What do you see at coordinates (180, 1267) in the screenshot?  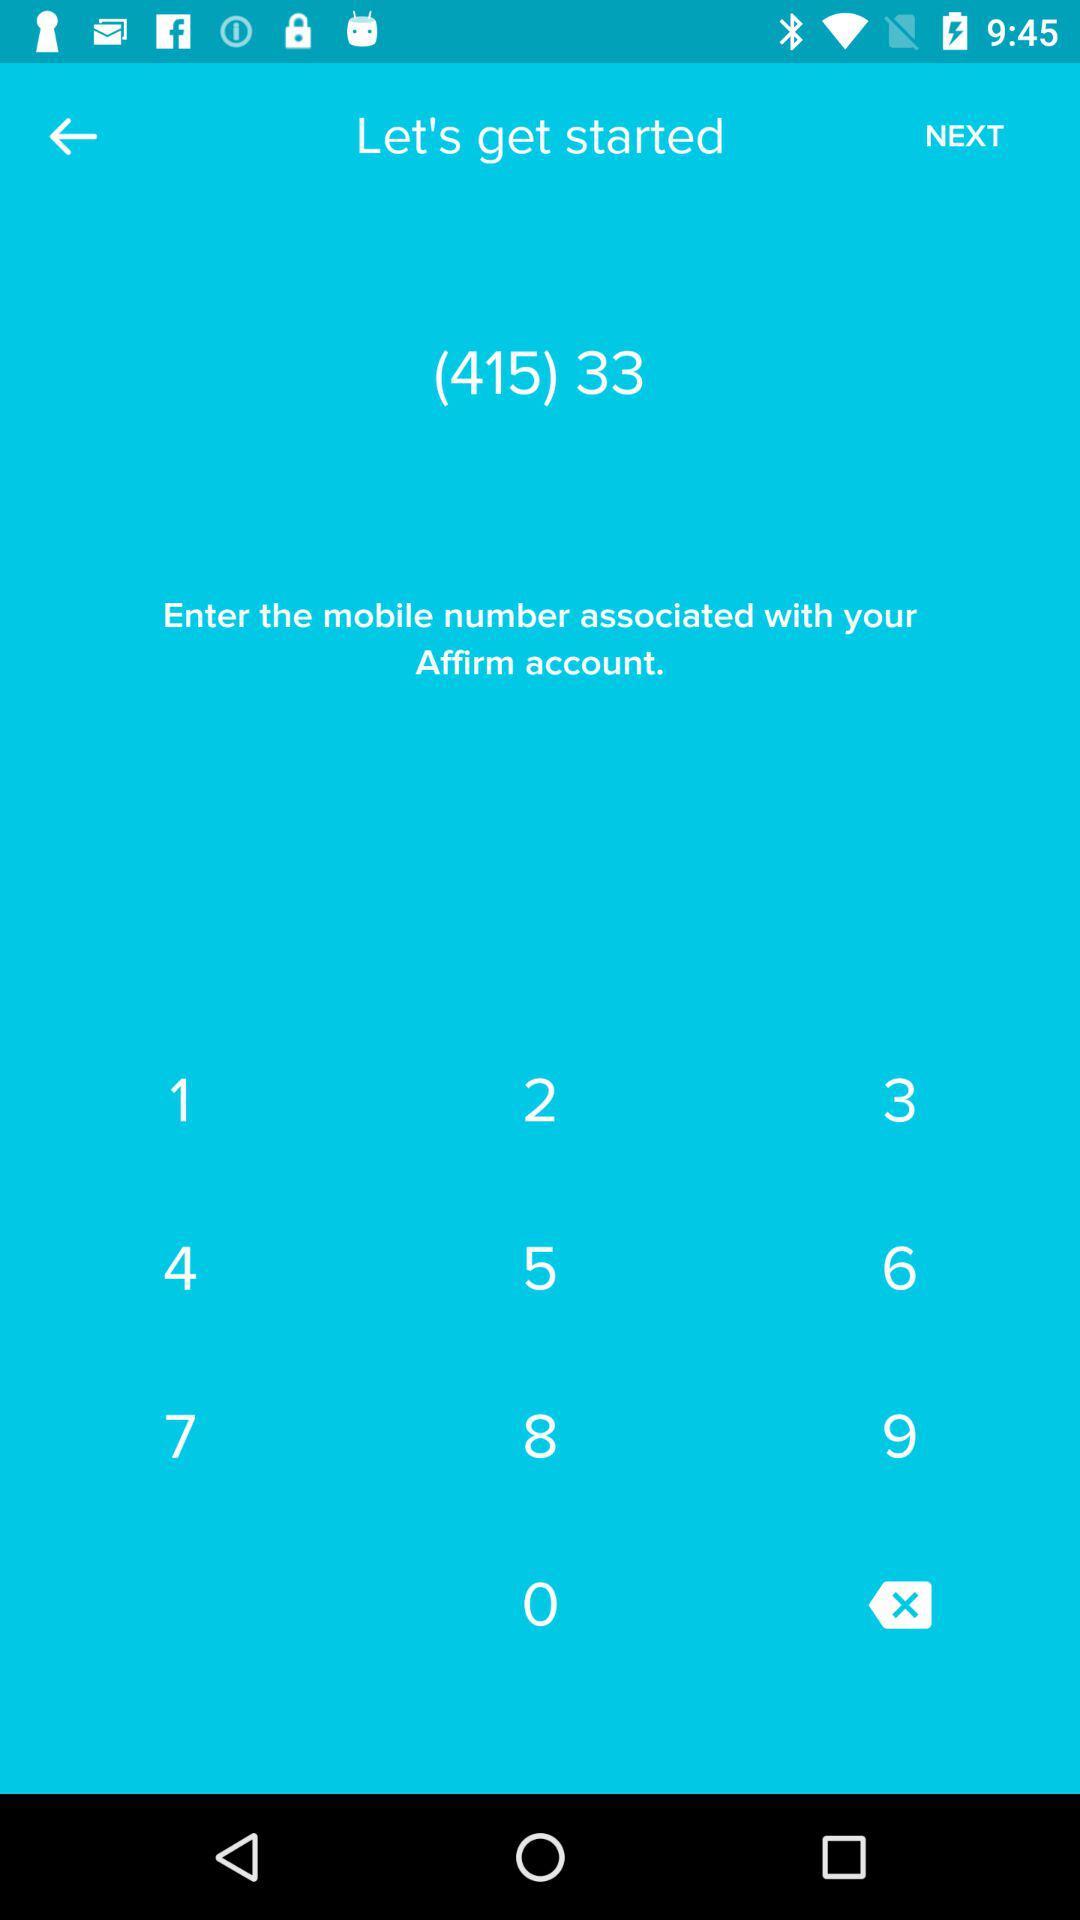 I see `item above the 7 item` at bounding box center [180, 1267].